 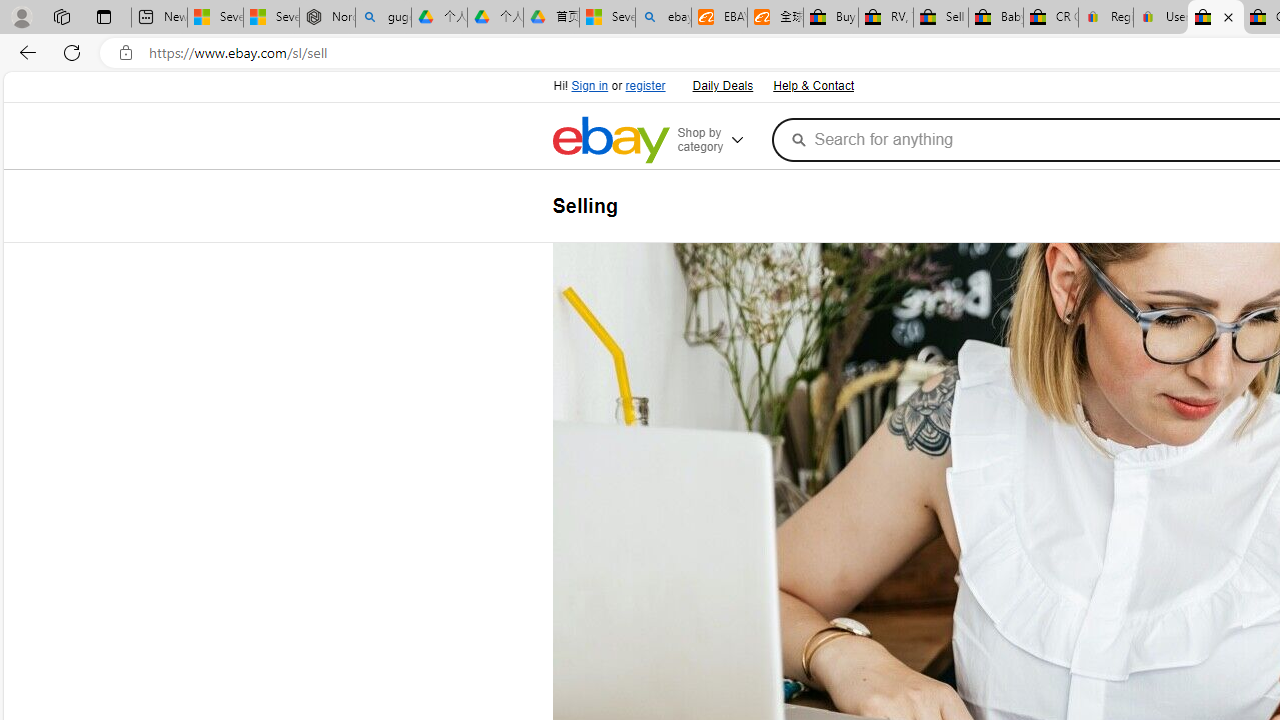 What do you see at coordinates (1215, 17) in the screenshot?
I see `'Selling on eBay | Electronics, Fashion, Home & Garden | eBay'` at bounding box center [1215, 17].